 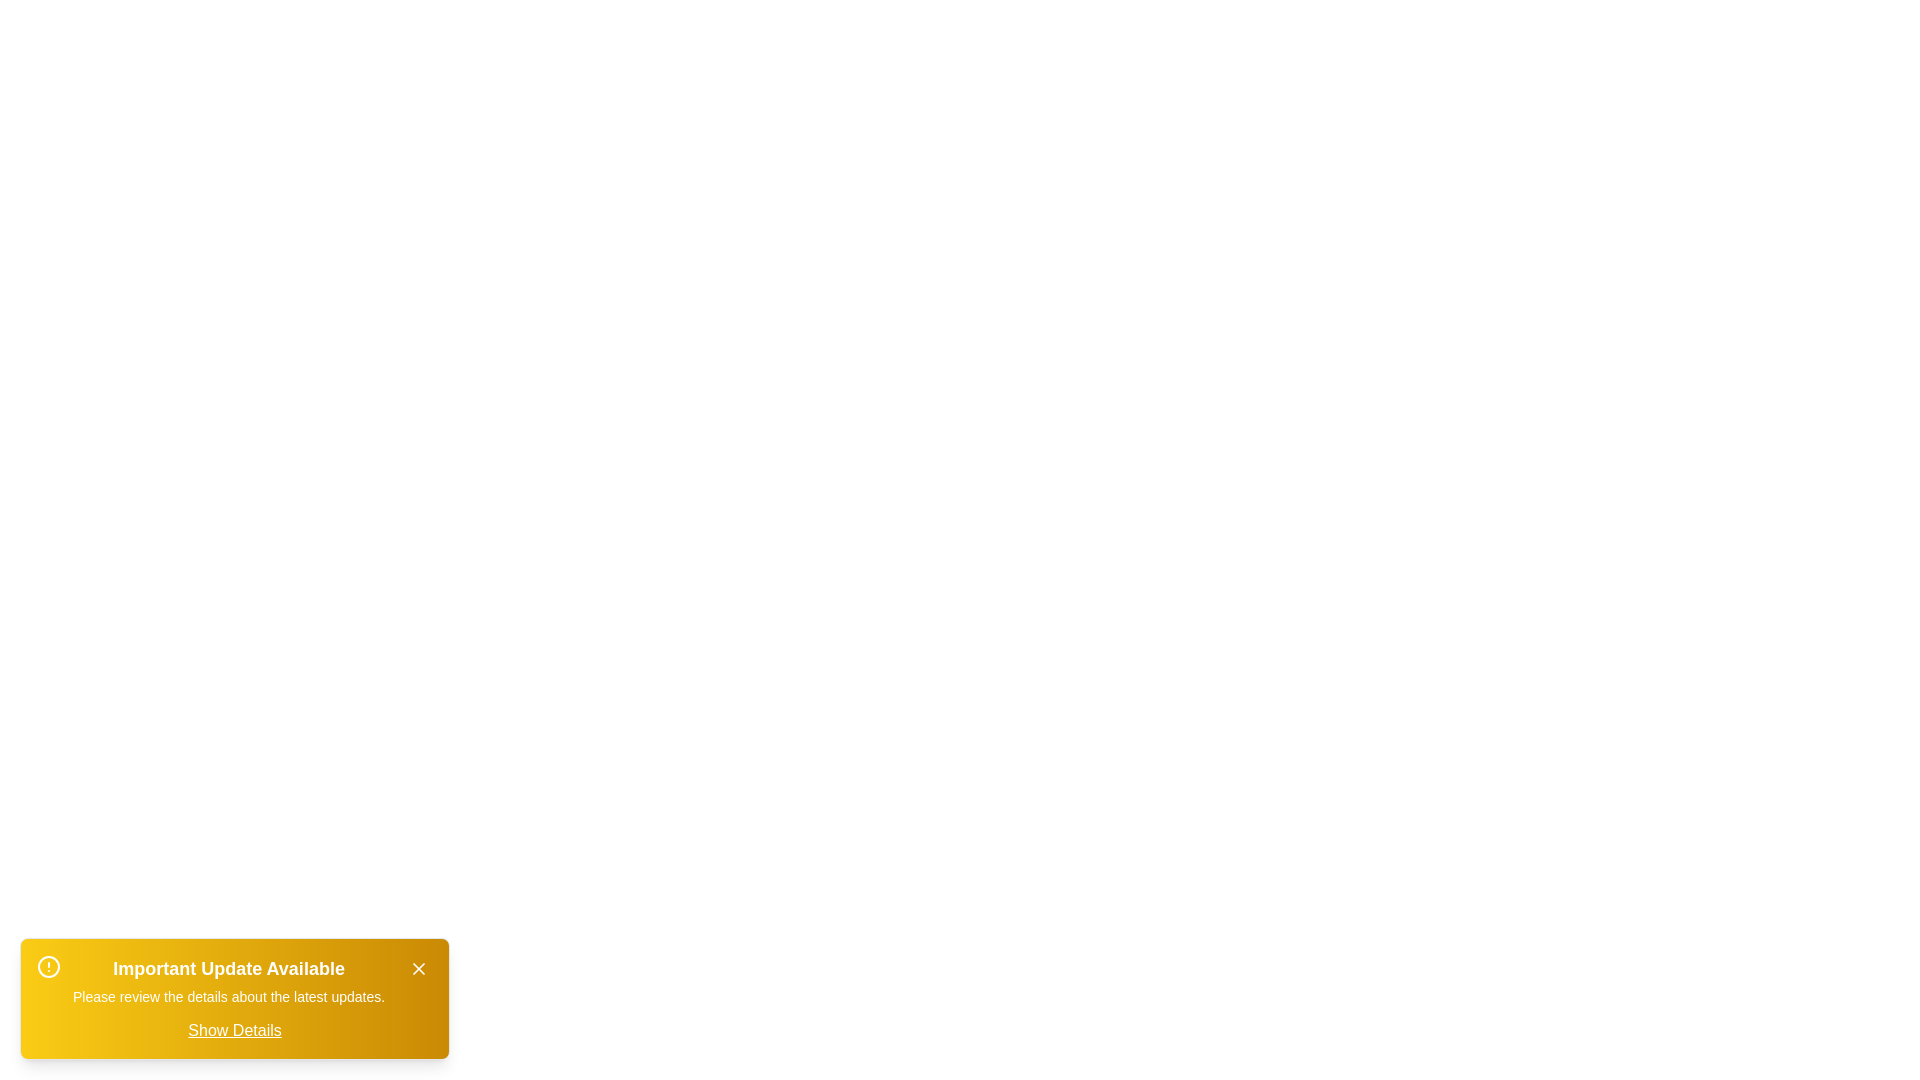 What do you see at coordinates (235, 1030) in the screenshot?
I see `the 'Show Details' button to toggle the visibility of detailed information` at bounding box center [235, 1030].